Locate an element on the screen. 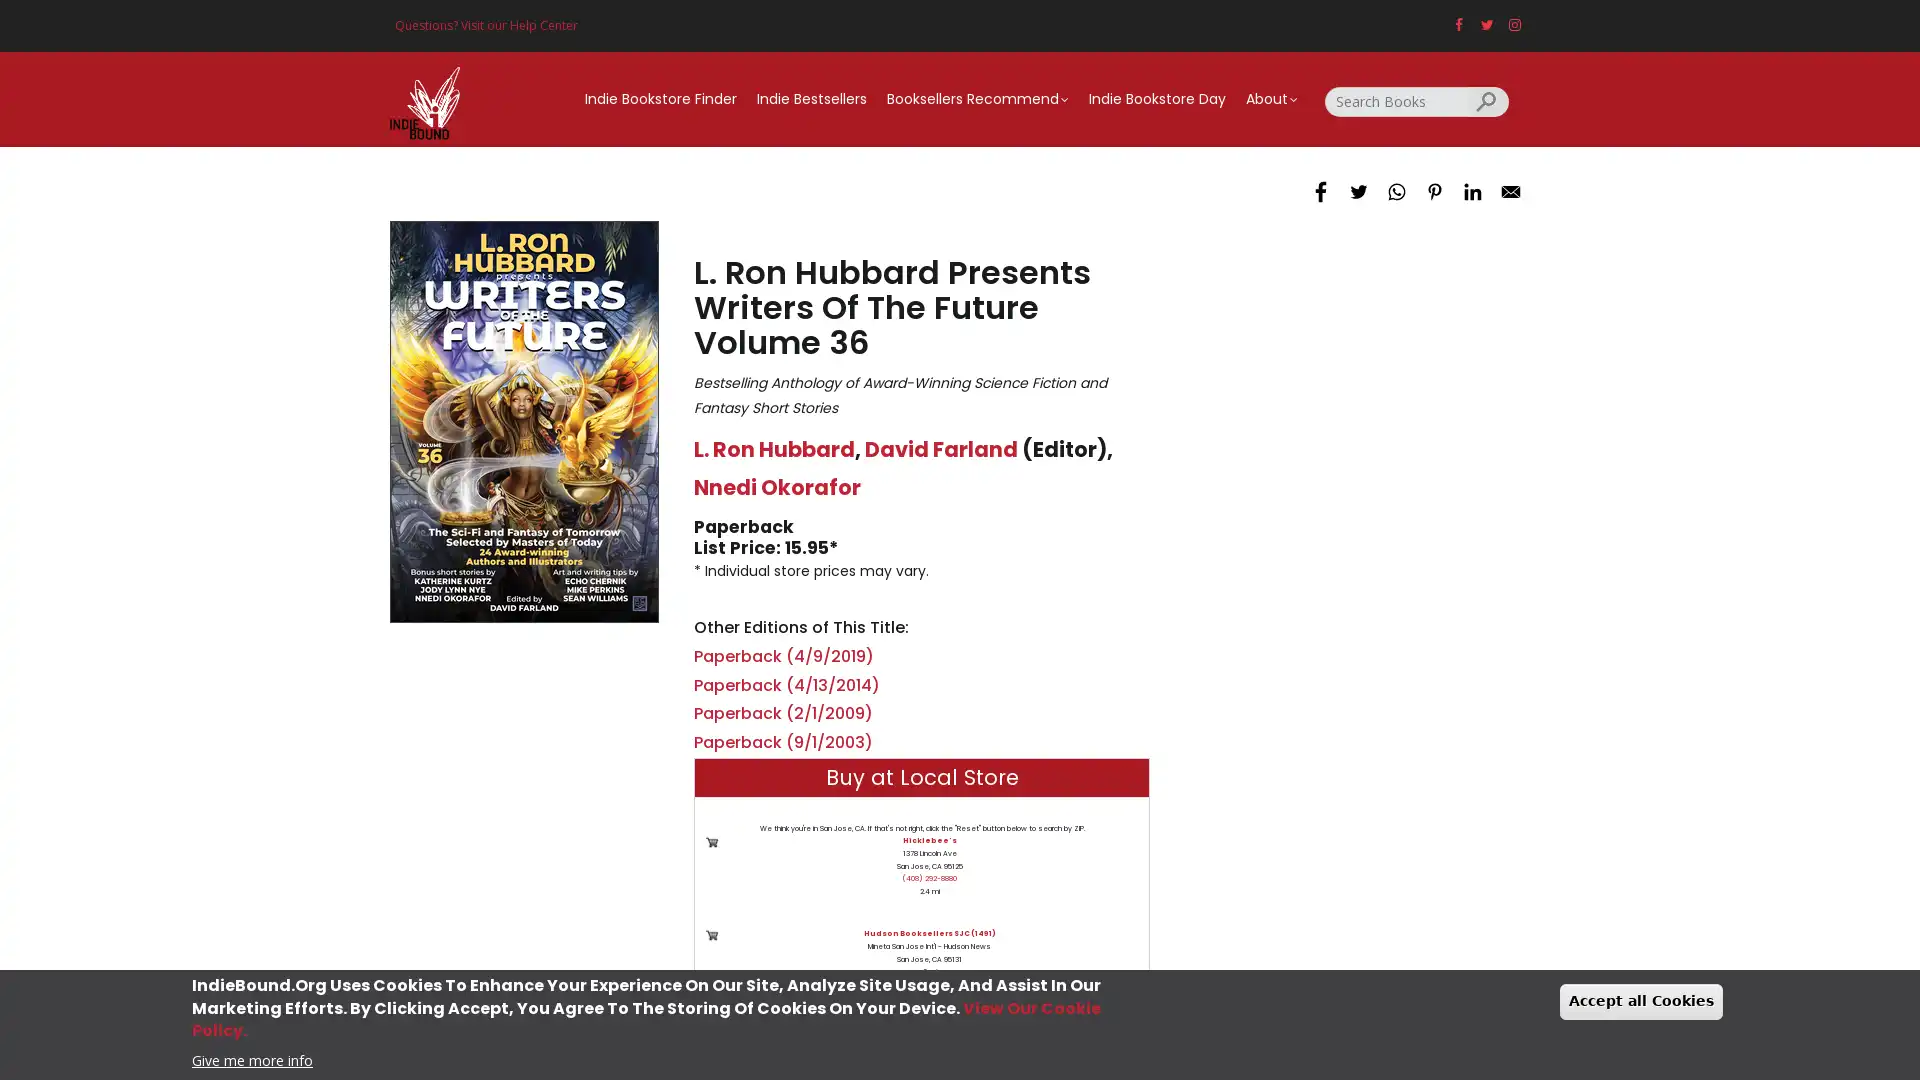 Image resolution: width=1920 pixels, height=1080 pixels. Accept all Cookies is located at coordinates (1641, 1001).